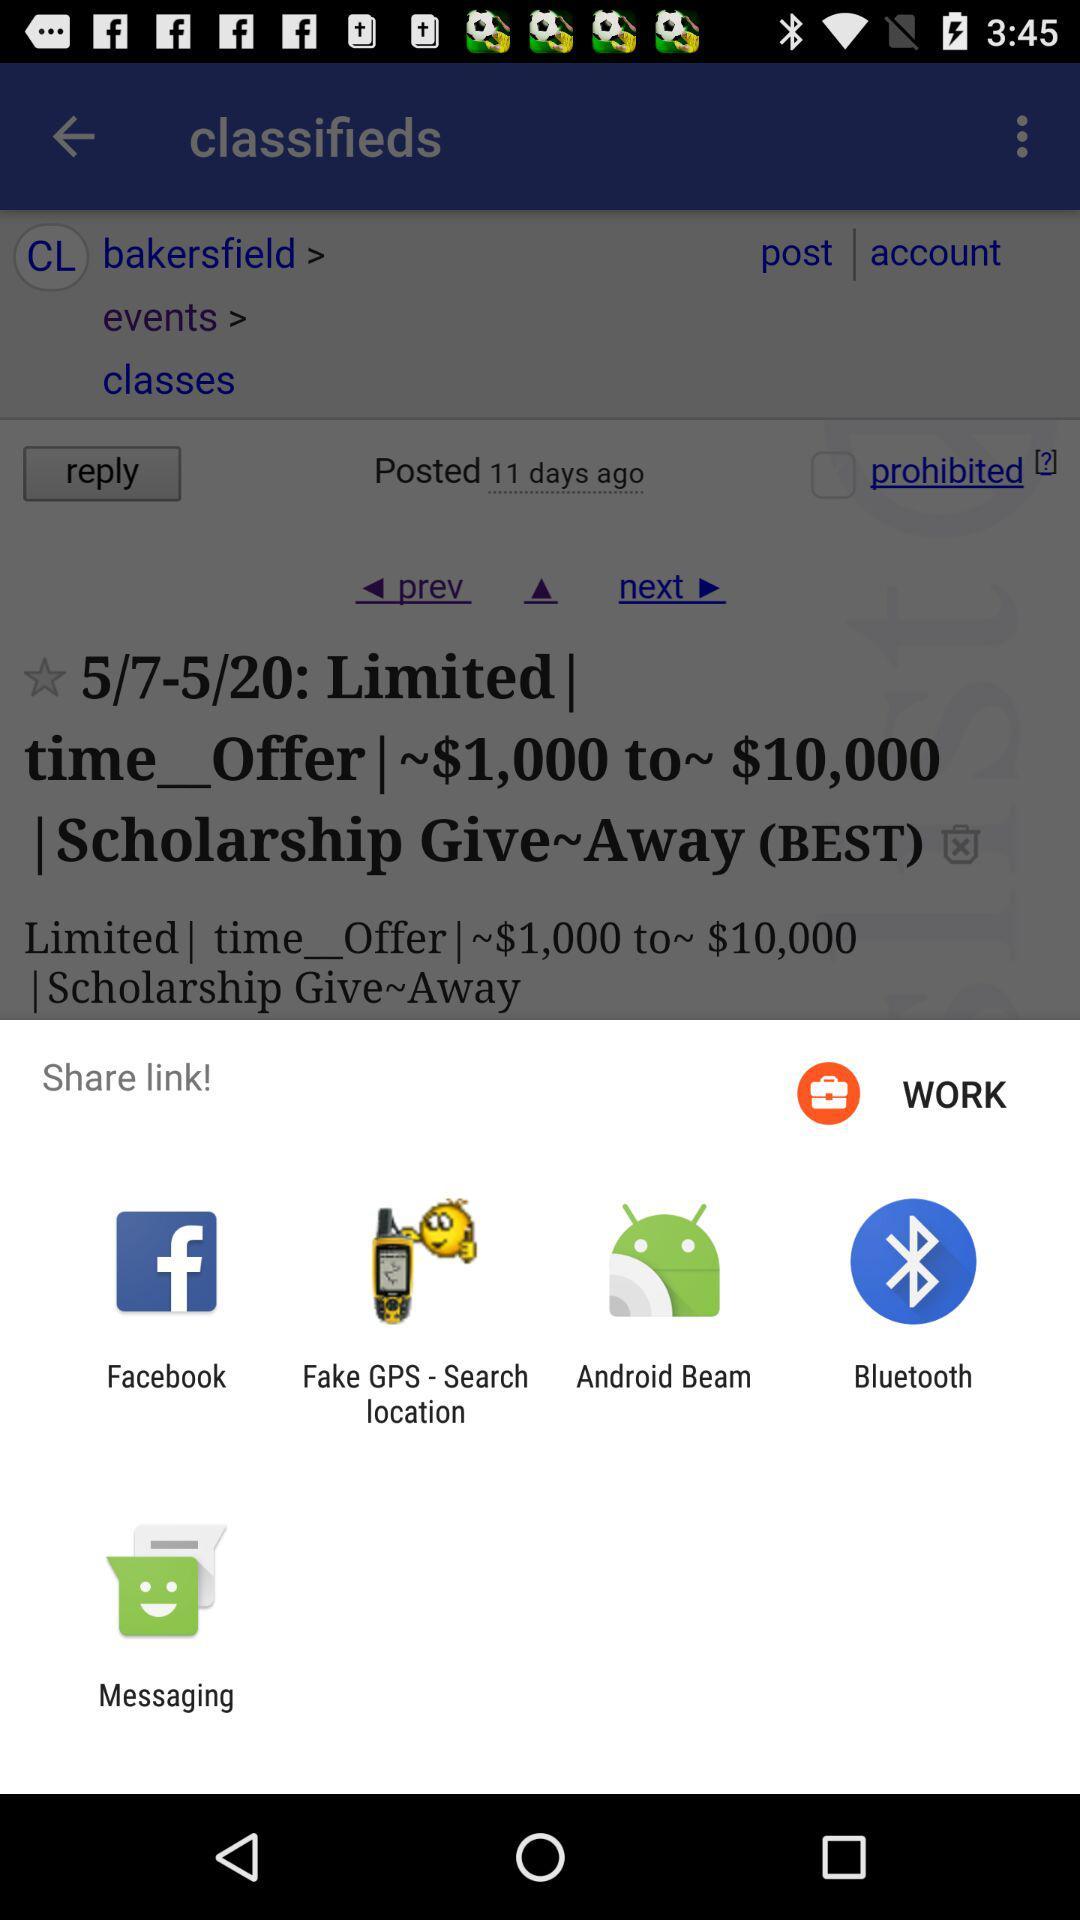 This screenshot has width=1080, height=1920. What do you see at coordinates (664, 1392) in the screenshot?
I see `app to the left of the bluetooth app` at bounding box center [664, 1392].